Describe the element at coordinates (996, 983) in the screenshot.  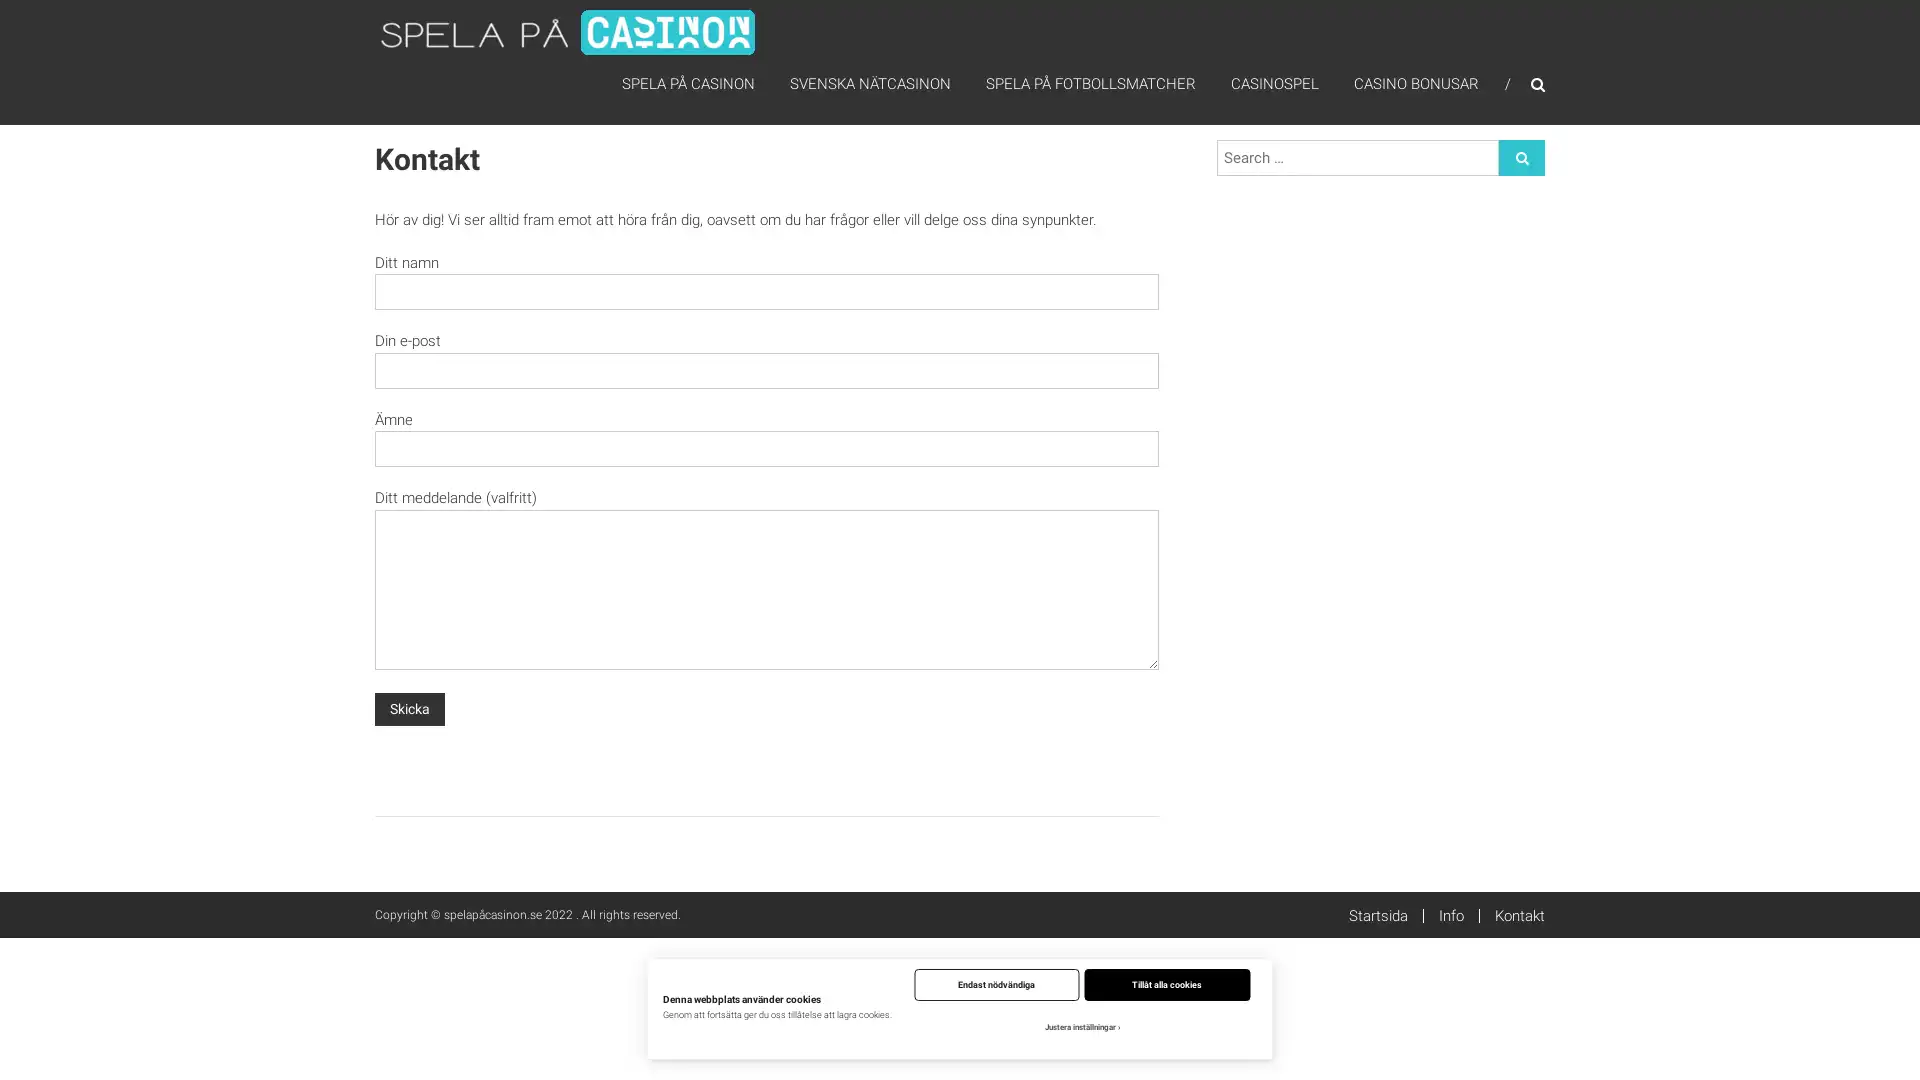
I see `Endast nodvandiga` at that location.